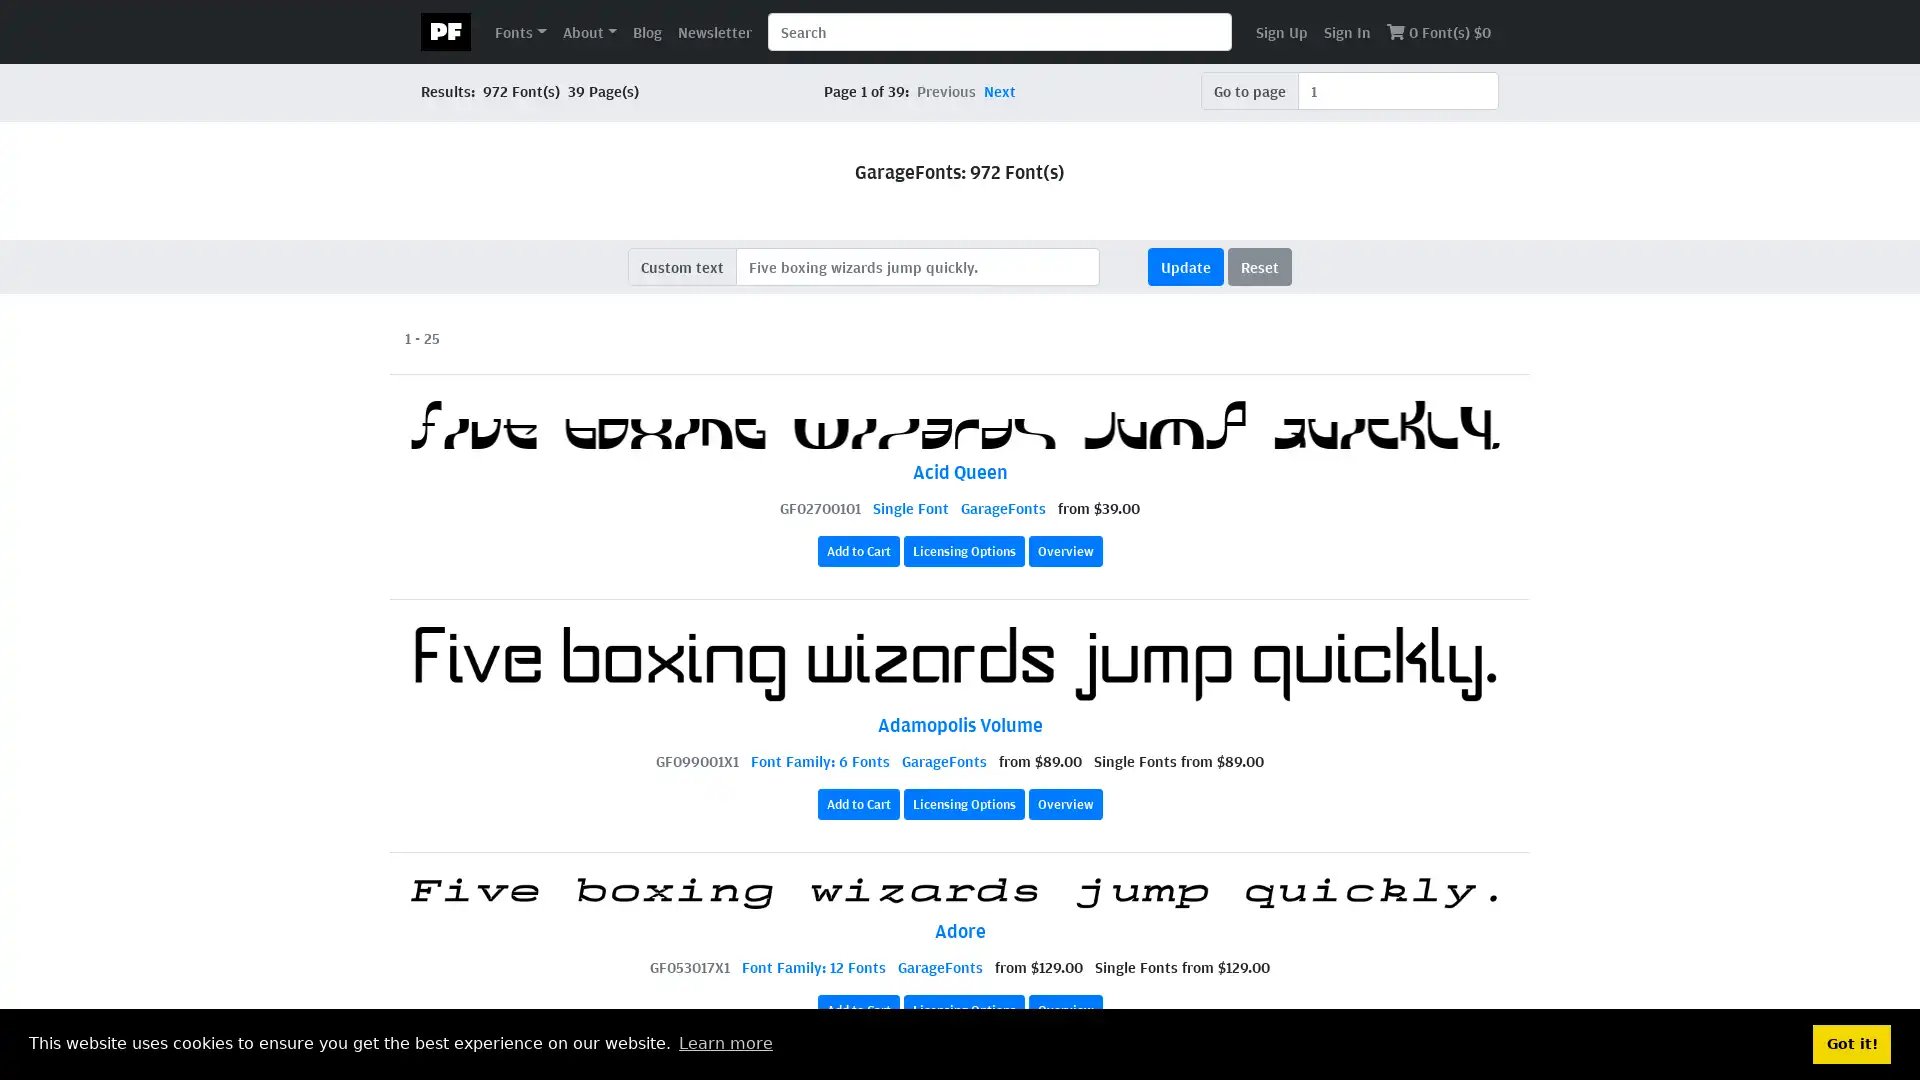 The image size is (1920, 1080). I want to click on About, so click(588, 30).